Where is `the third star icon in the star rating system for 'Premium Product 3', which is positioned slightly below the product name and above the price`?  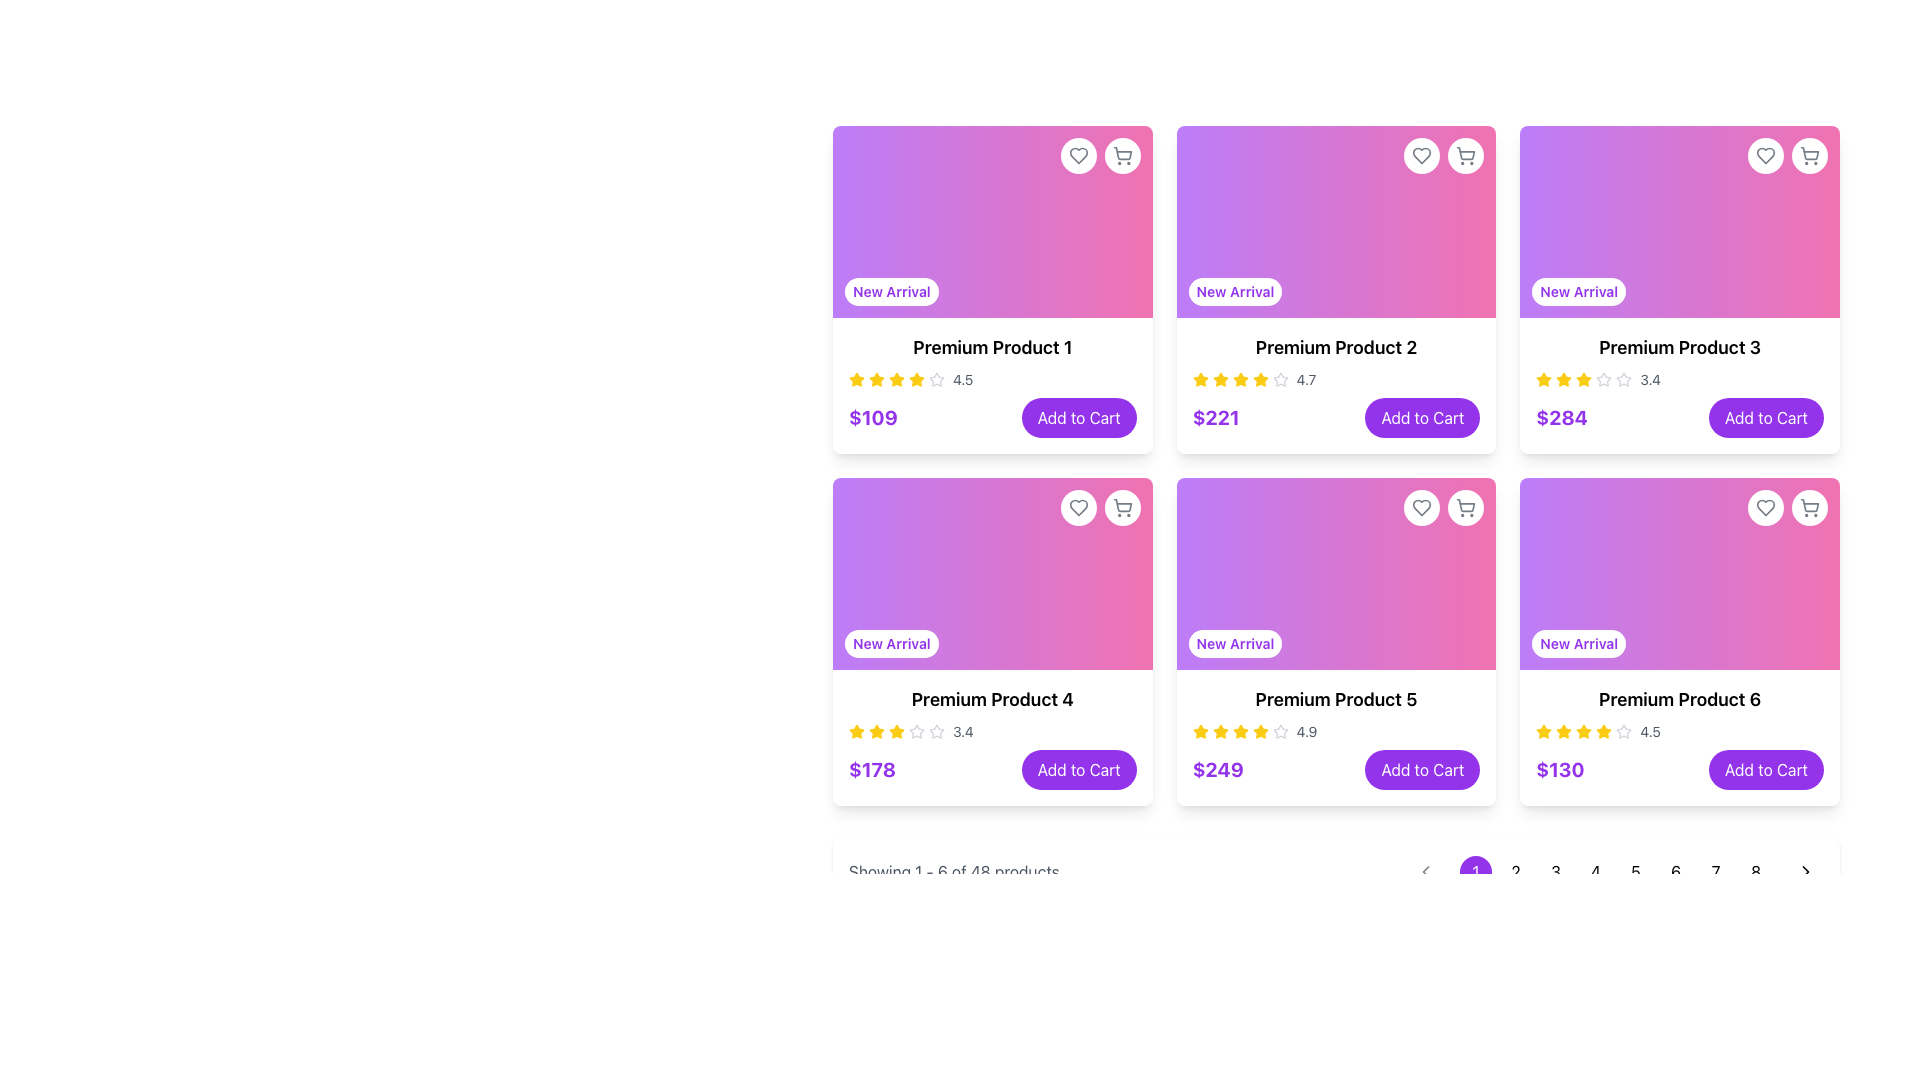
the third star icon in the star rating system for 'Premium Product 3', which is positioned slightly below the product name and above the price is located at coordinates (1624, 379).